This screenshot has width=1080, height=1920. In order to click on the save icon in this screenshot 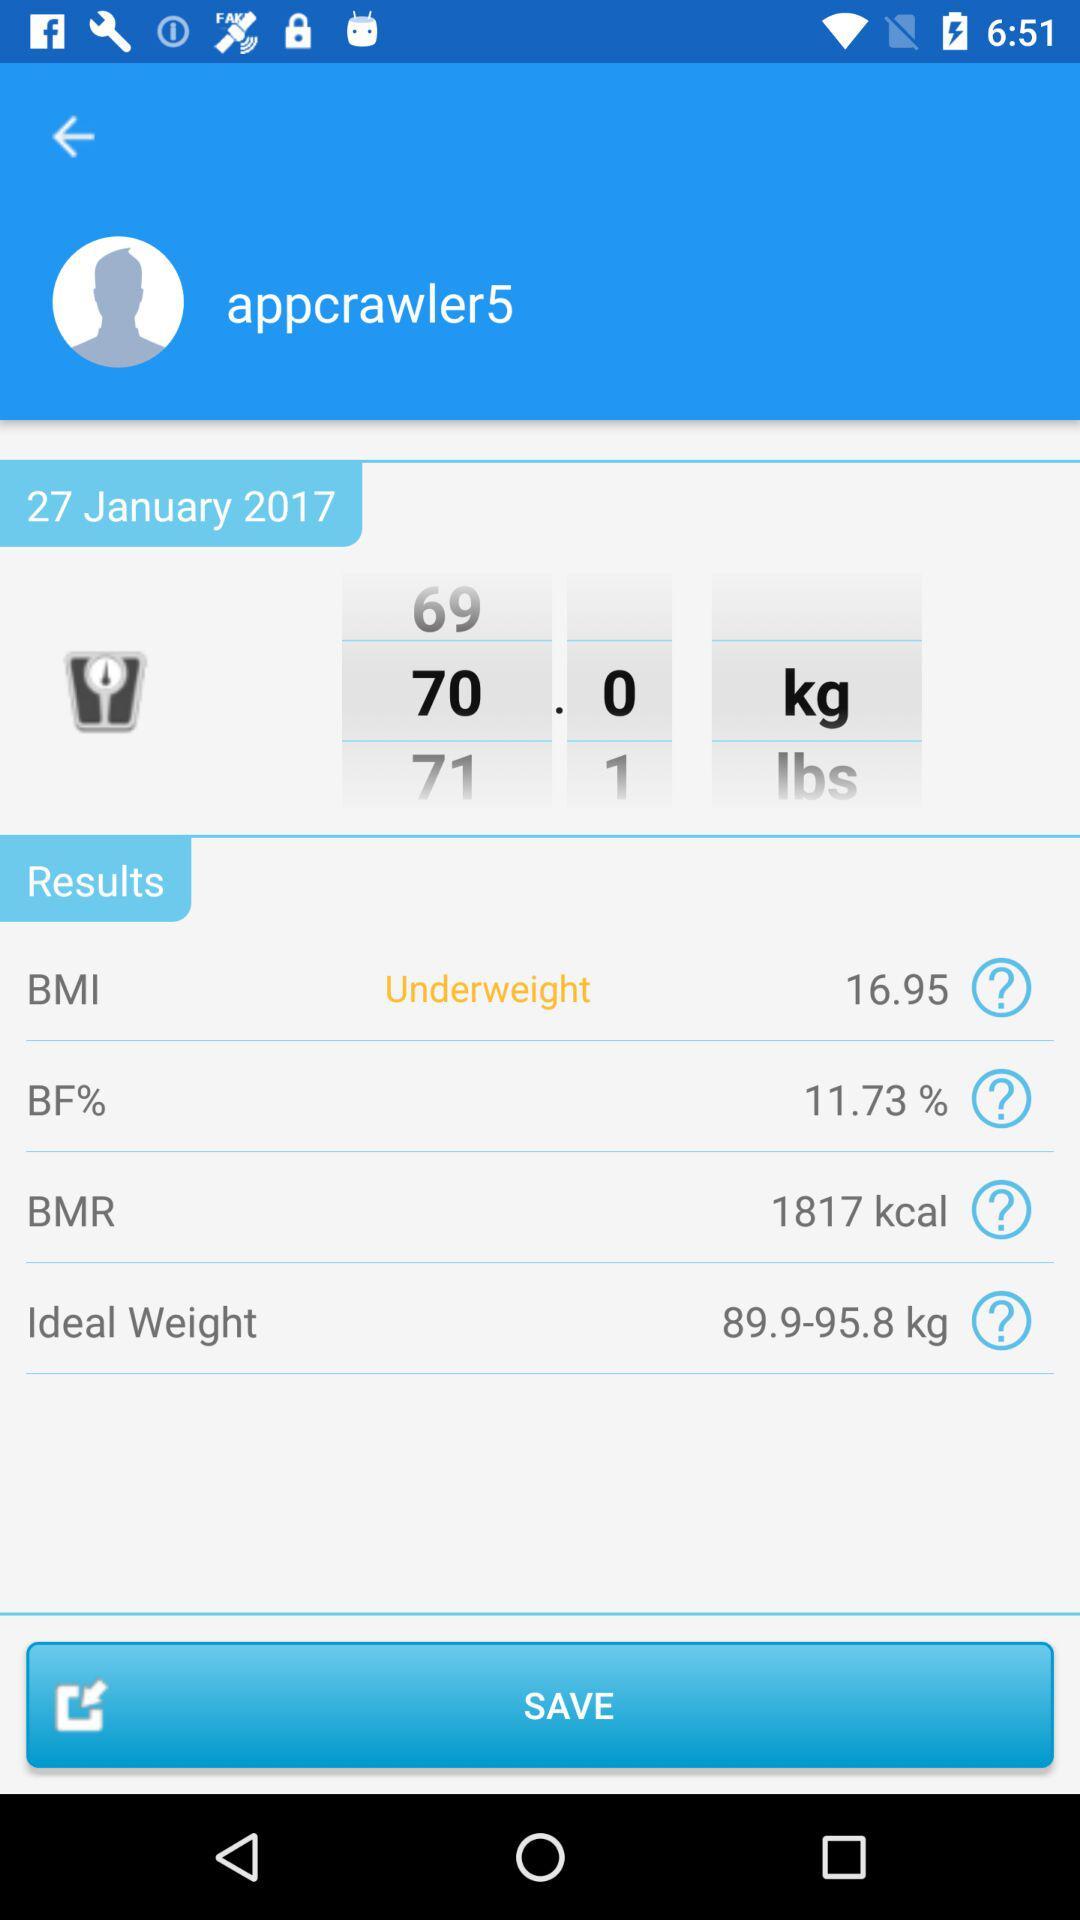, I will do `click(540, 1703)`.